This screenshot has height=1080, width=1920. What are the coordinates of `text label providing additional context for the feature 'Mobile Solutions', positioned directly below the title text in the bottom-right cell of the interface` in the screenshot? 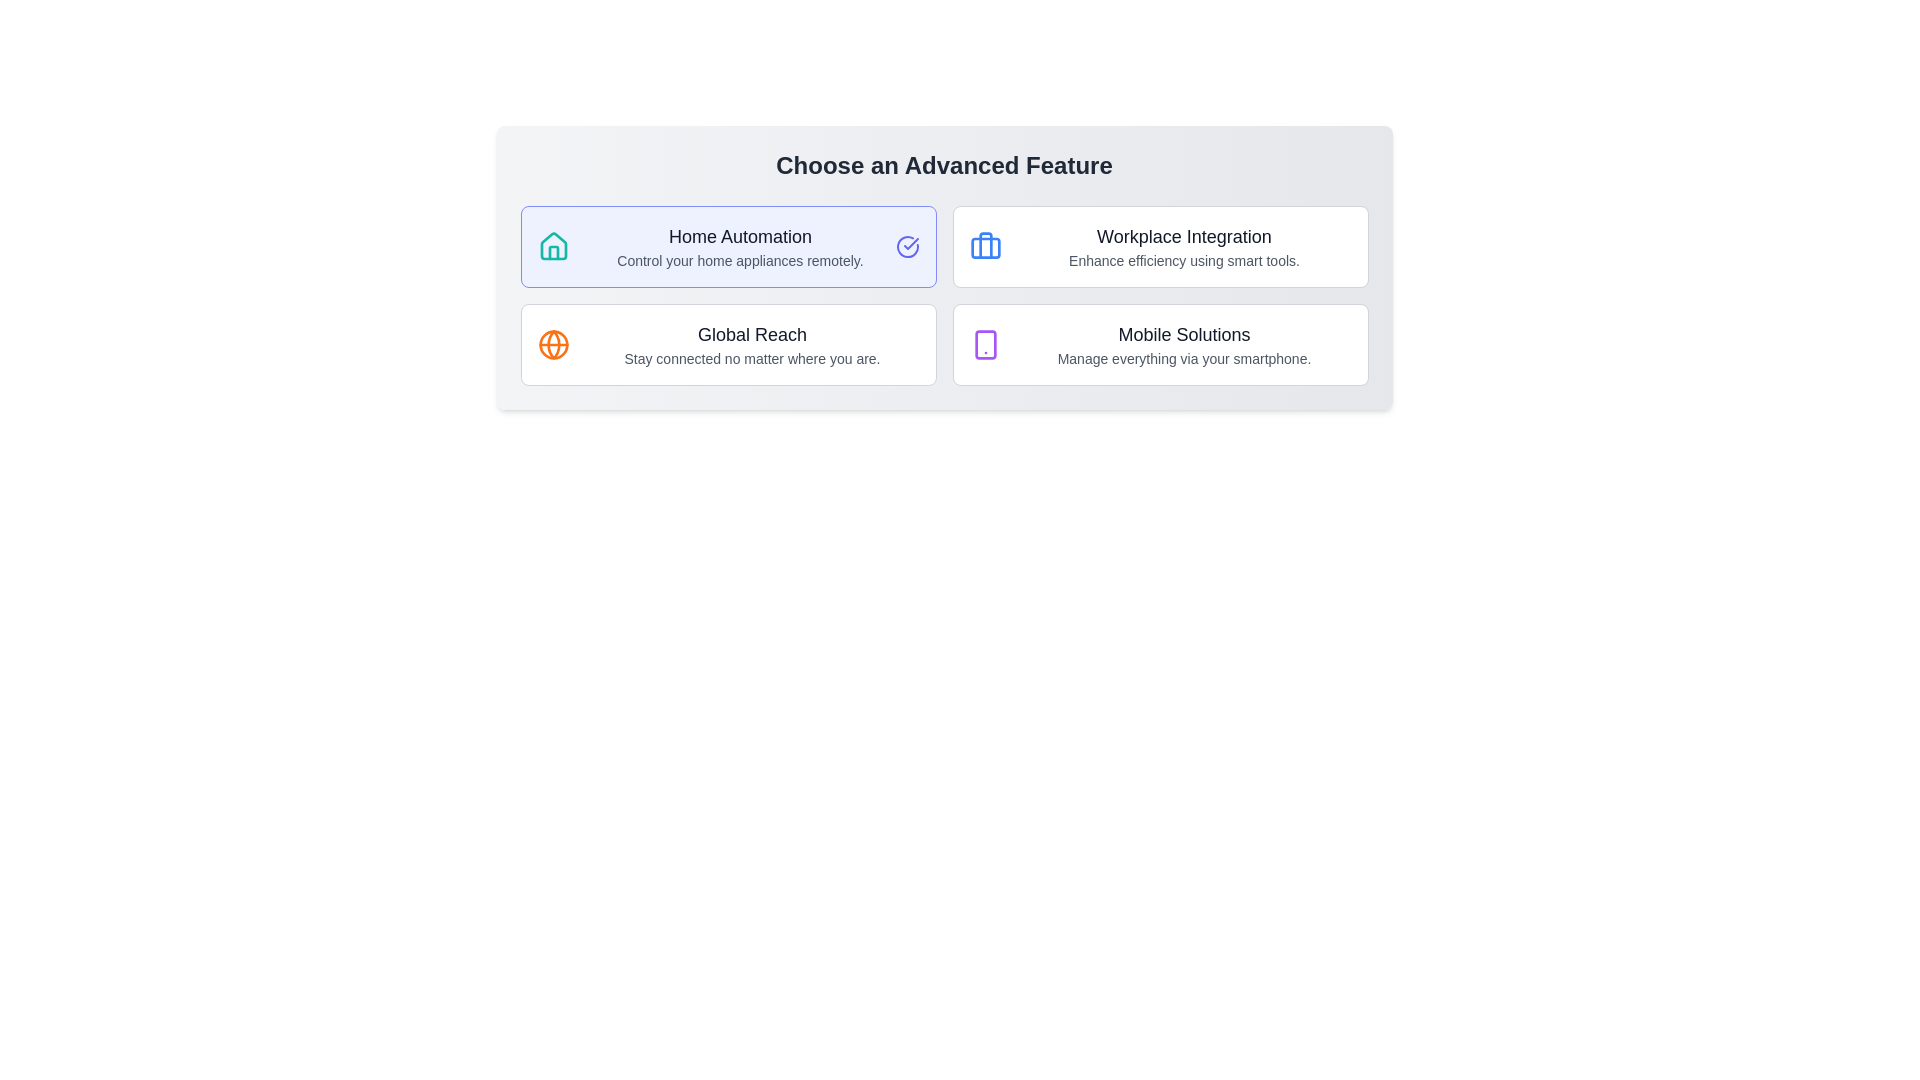 It's located at (1184, 357).